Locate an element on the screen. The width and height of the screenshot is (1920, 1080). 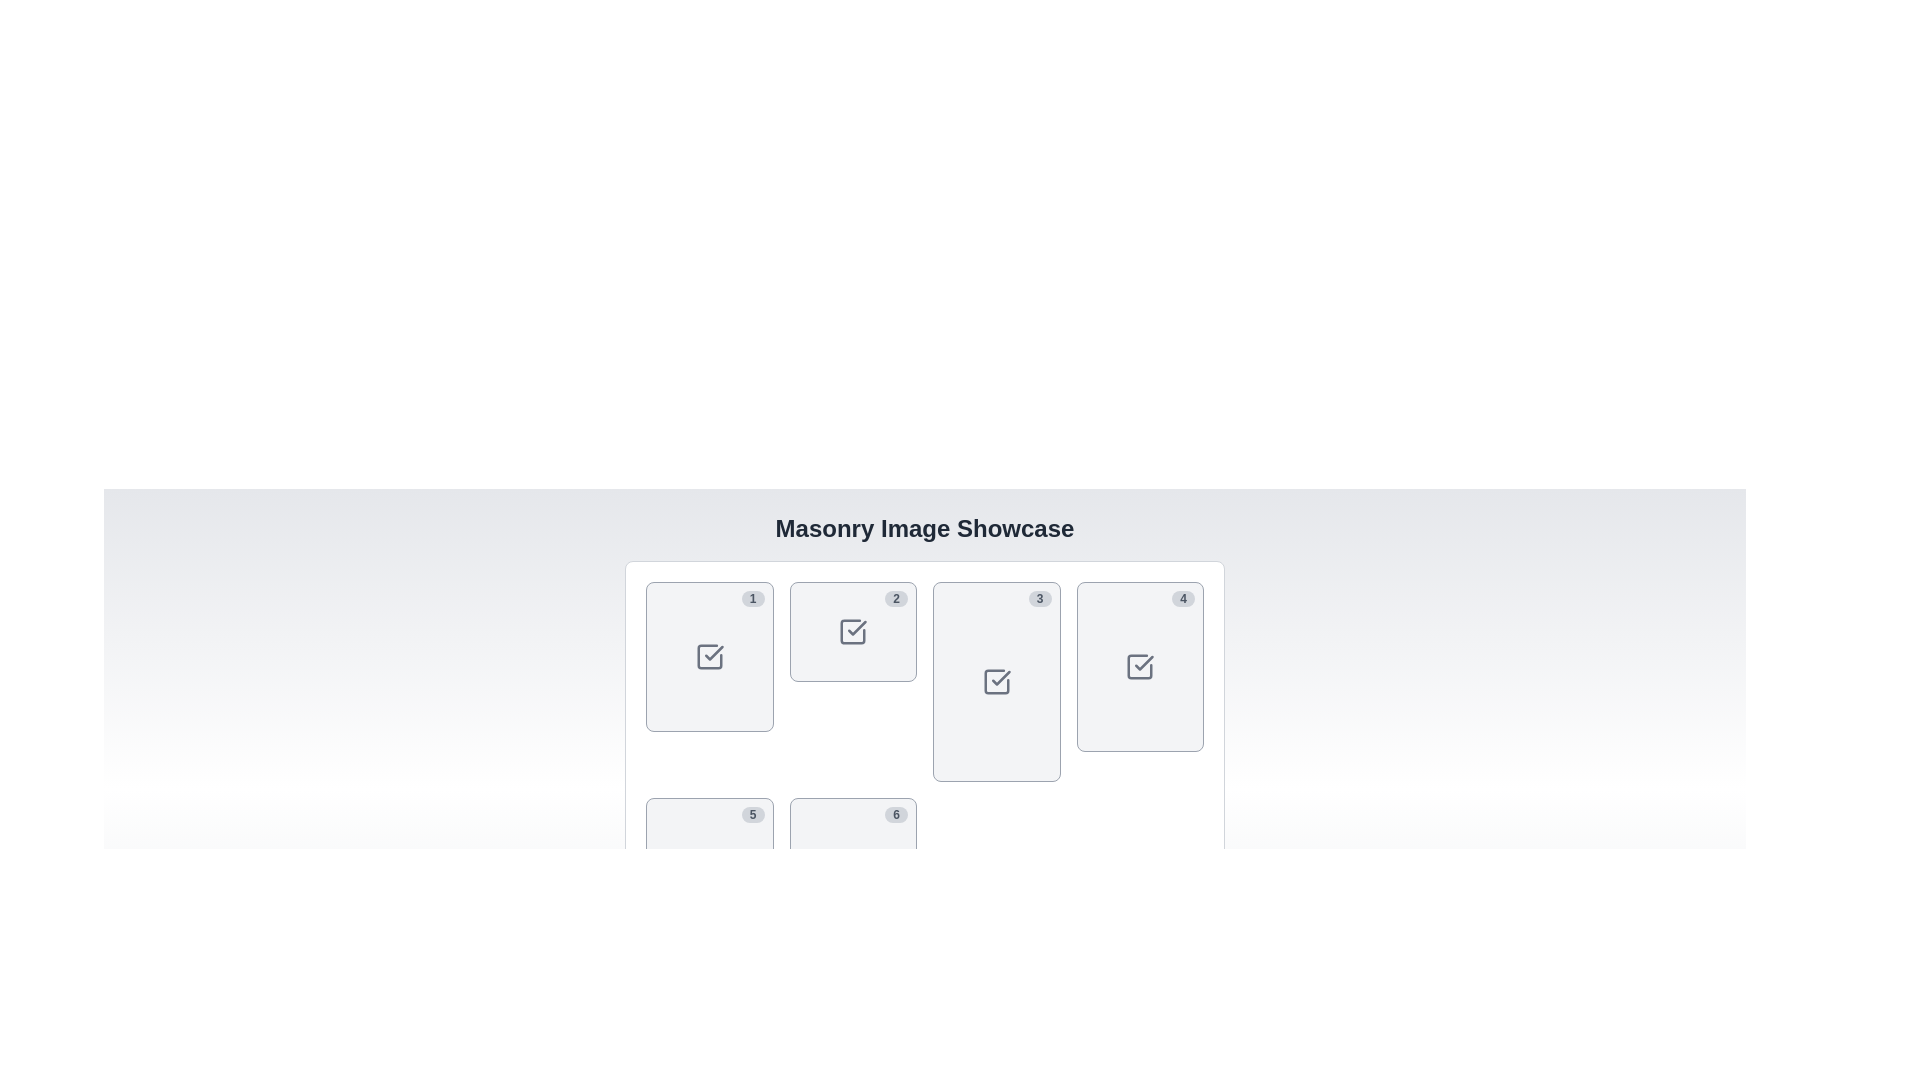
icon styled as a square with a checkmark inside, located in the fifth card of the 'Masonry Image Showcase' section, by clicking on it is located at coordinates (709, 862).